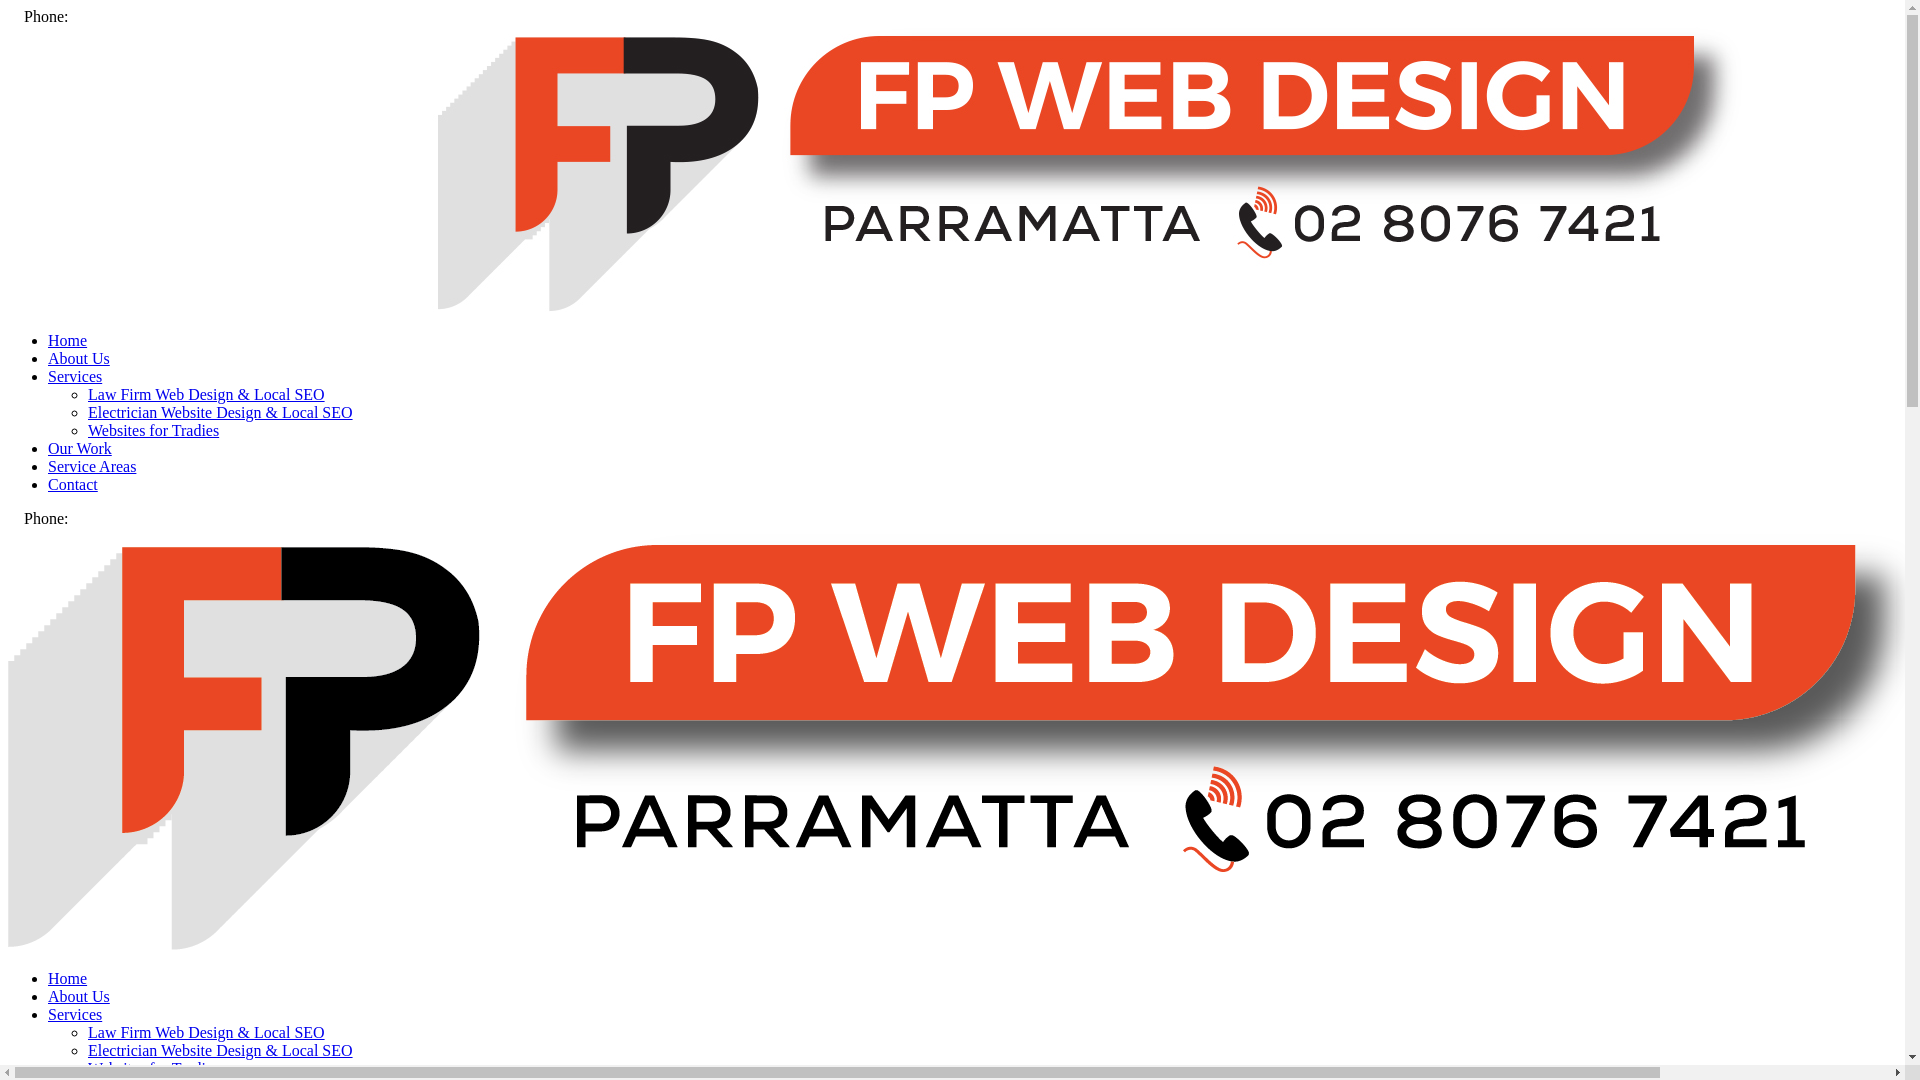  Describe the element at coordinates (80, 447) in the screenshot. I see `'Our Work'` at that location.